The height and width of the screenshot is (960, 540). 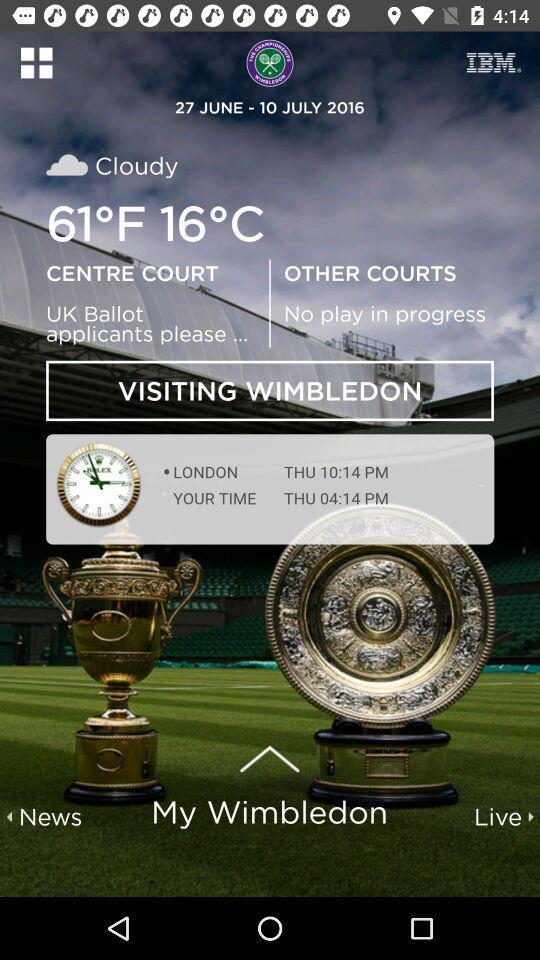 I want to click on the date_range icon, so click(x=493, y=62).